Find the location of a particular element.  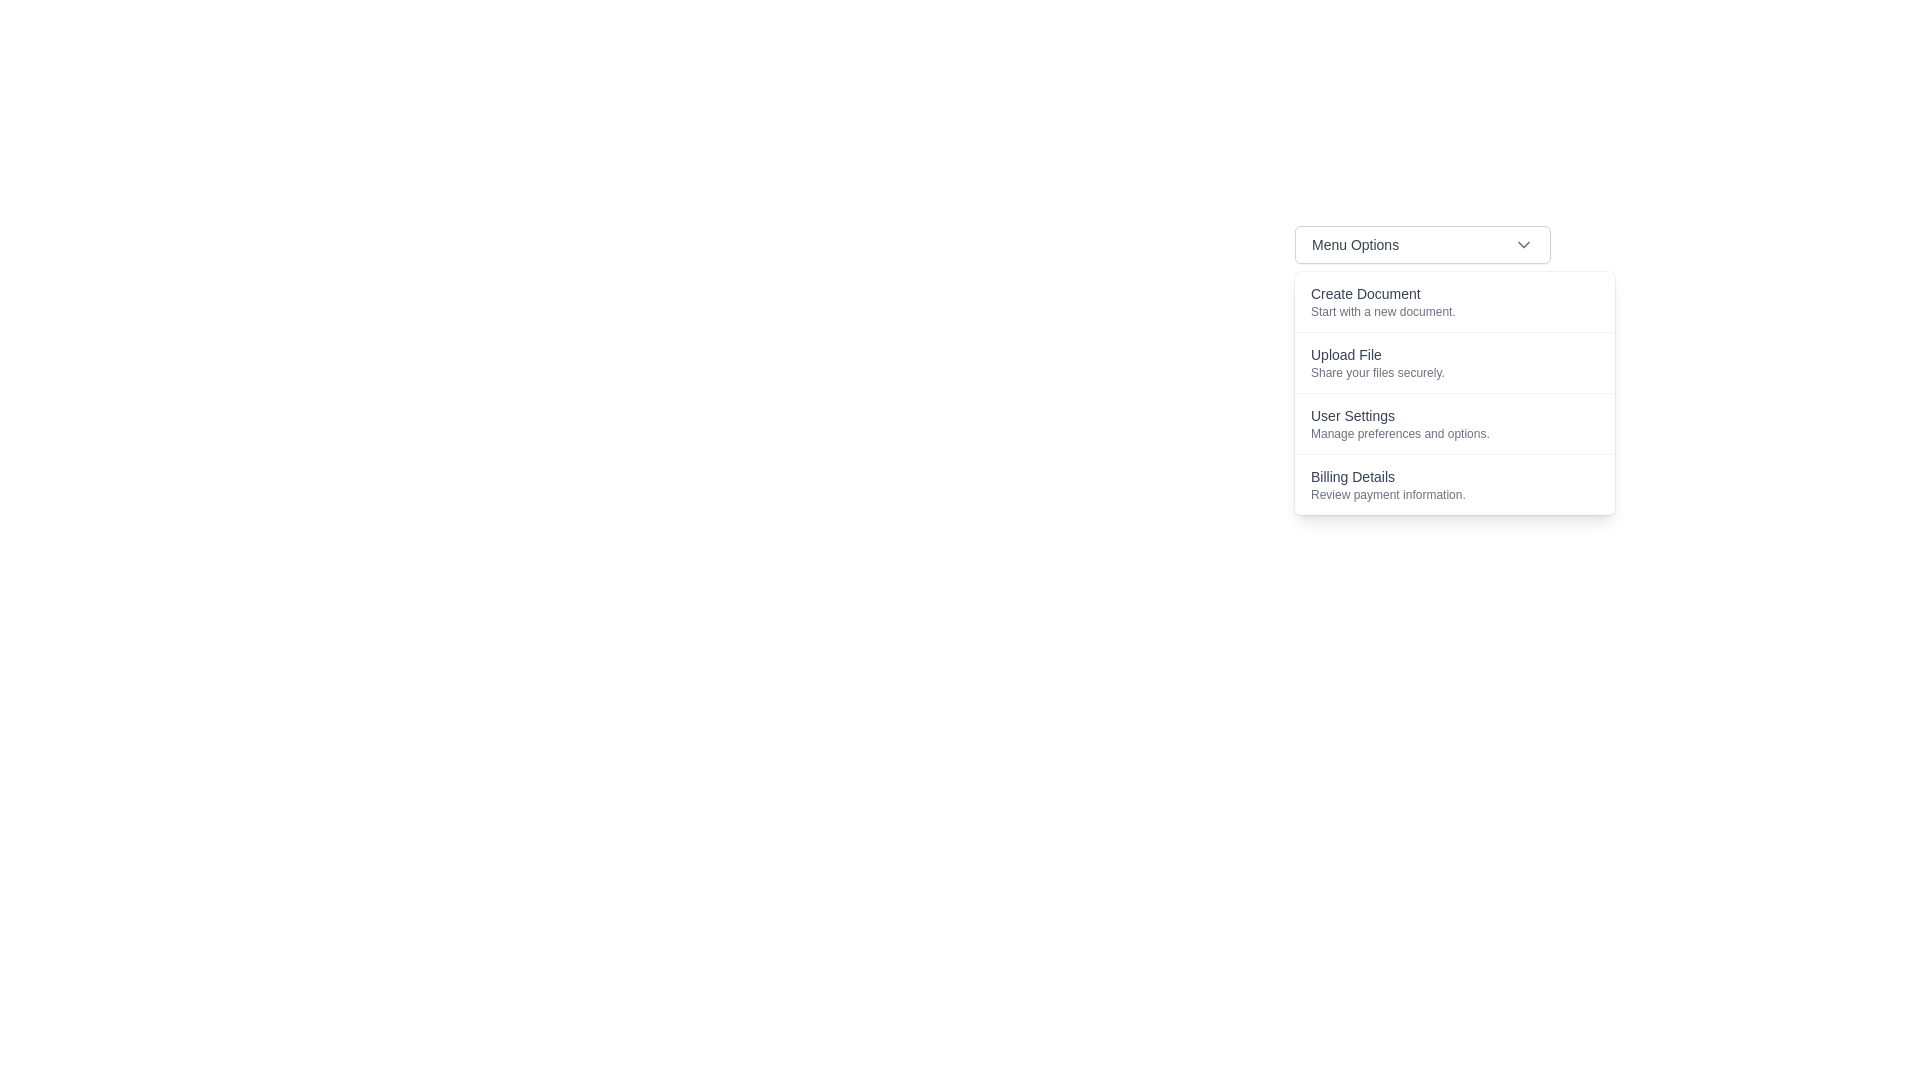

the 'Billing Details' menu item located at the bottom of the dropdown menu under 'User Settings' is located at coordinates (1454, 484).